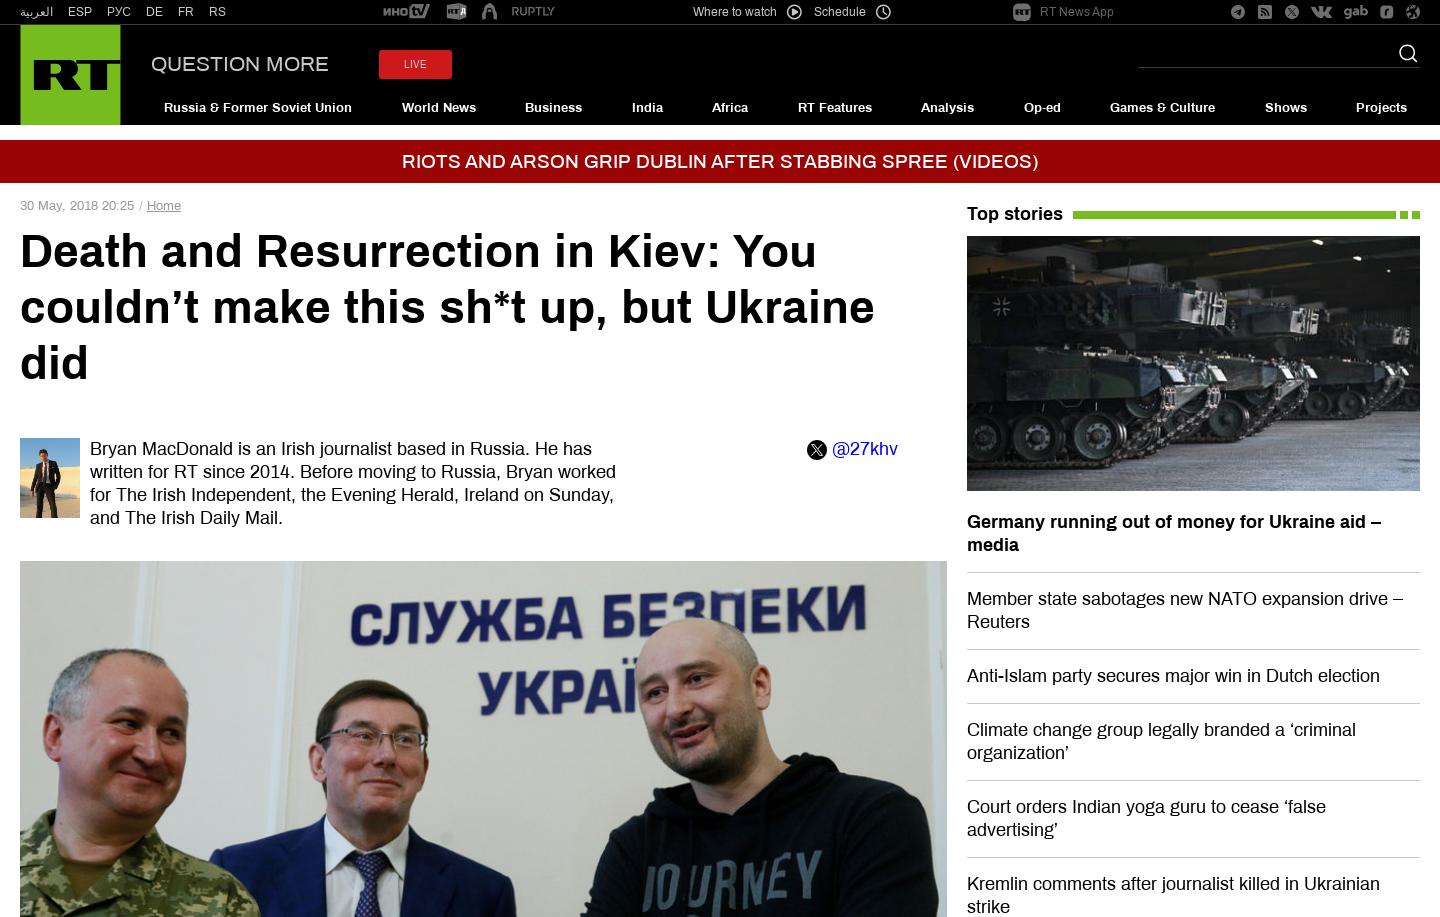 The image size is (1440, 917). I want to click on 'India', so click(630, 106).